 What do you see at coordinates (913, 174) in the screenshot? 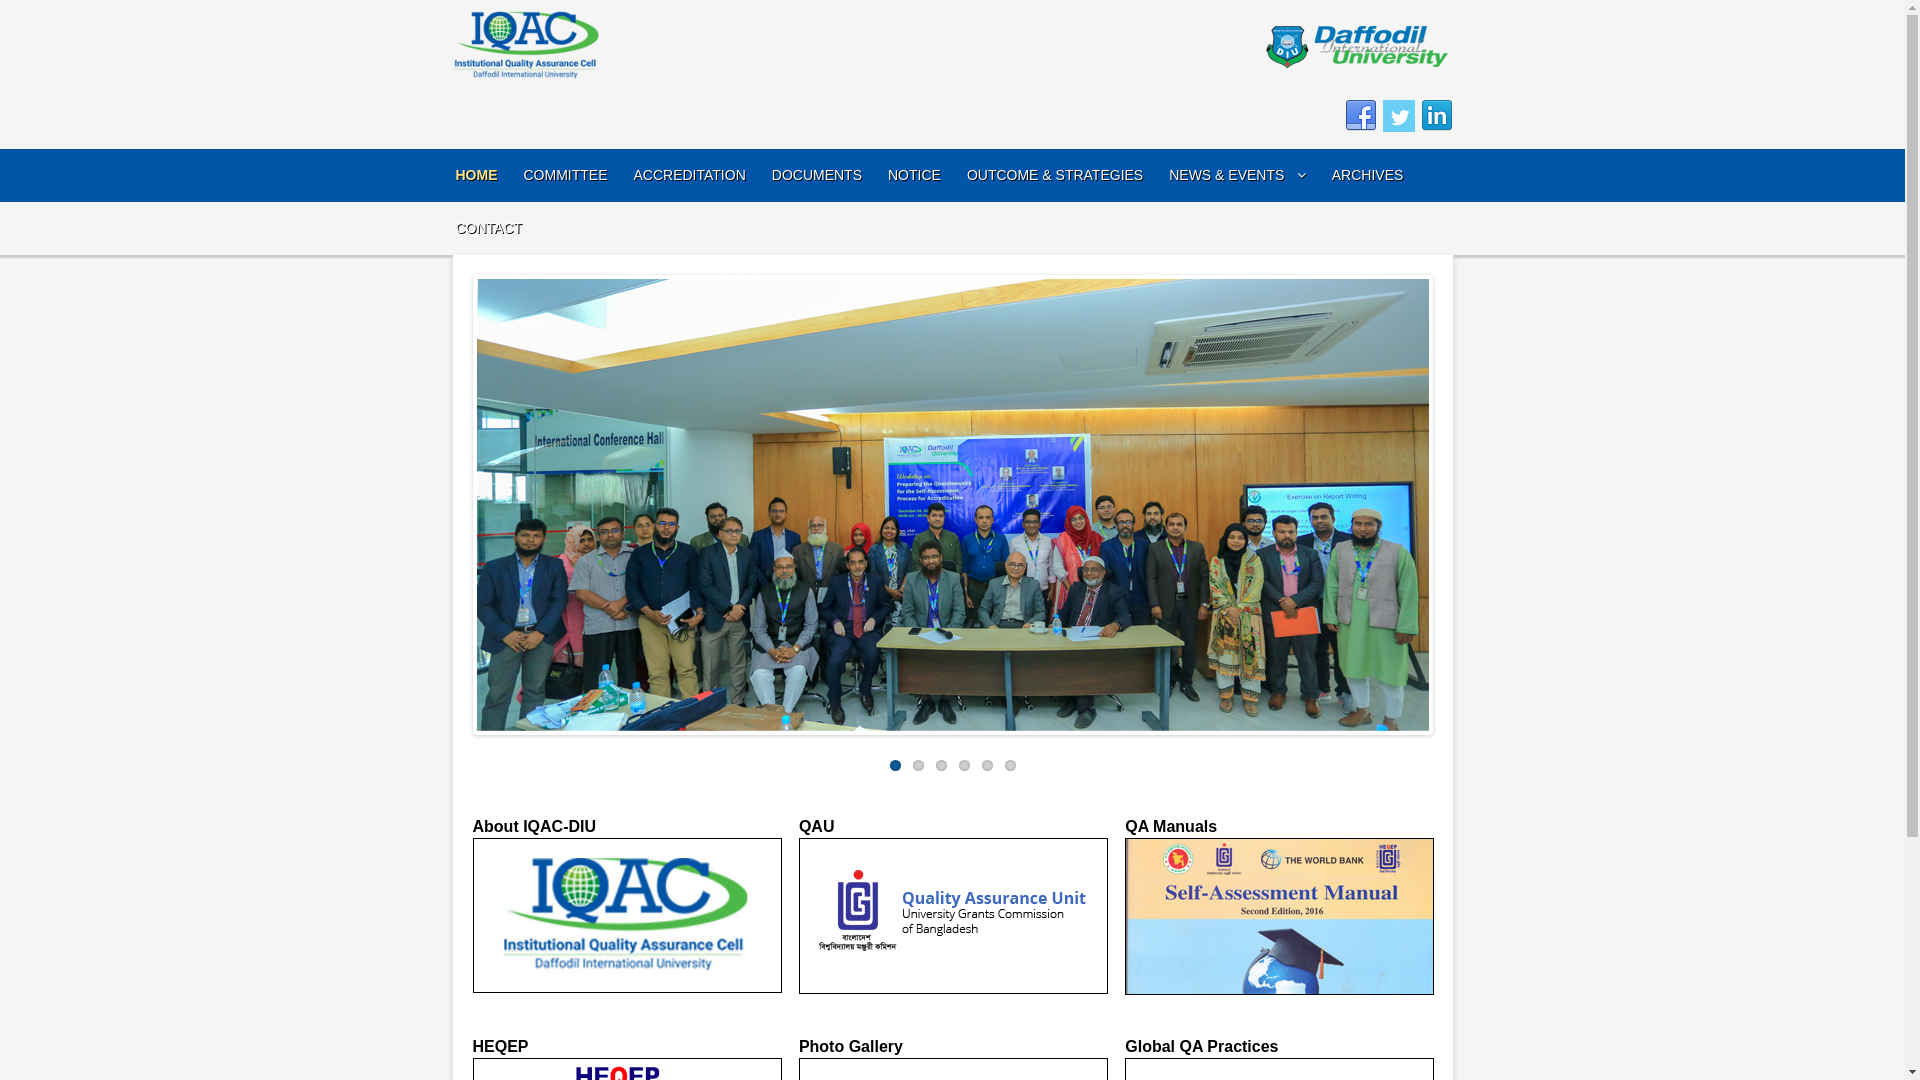
I see `'NOTICE'` at bounding box center [913, 174].